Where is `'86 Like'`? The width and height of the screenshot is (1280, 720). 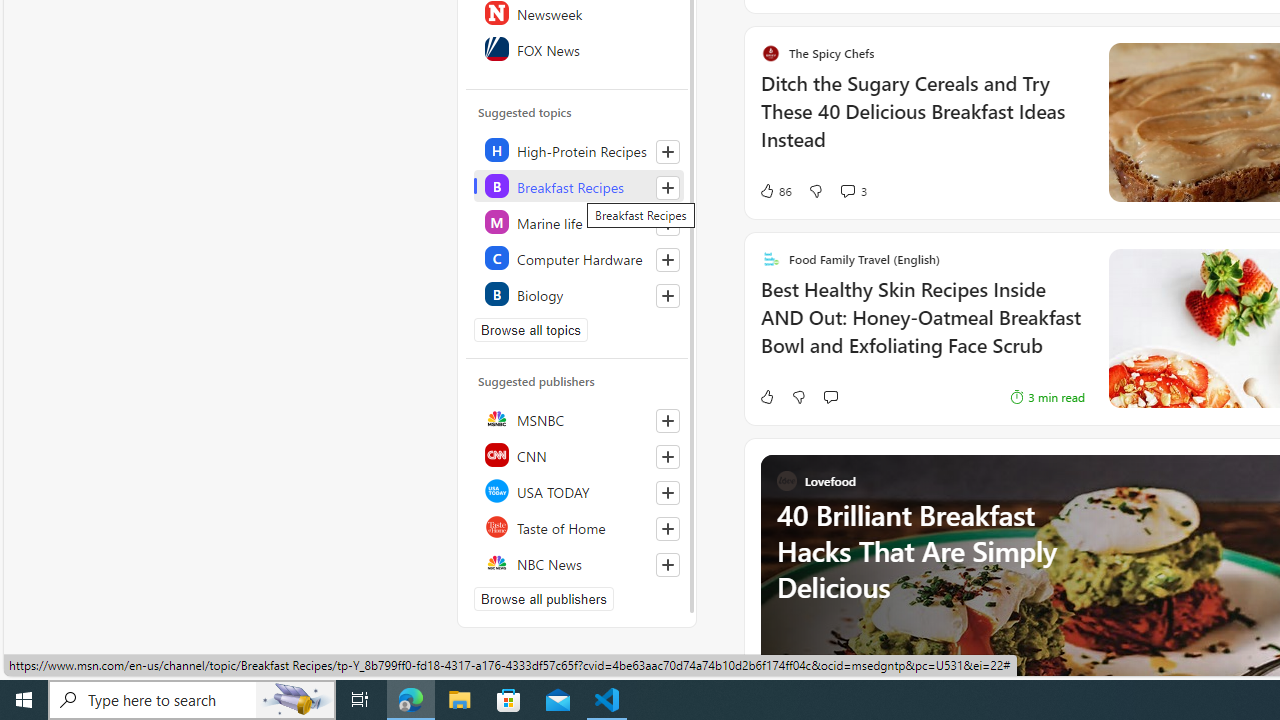
'86 Like' is located at coordinates (774, 191).